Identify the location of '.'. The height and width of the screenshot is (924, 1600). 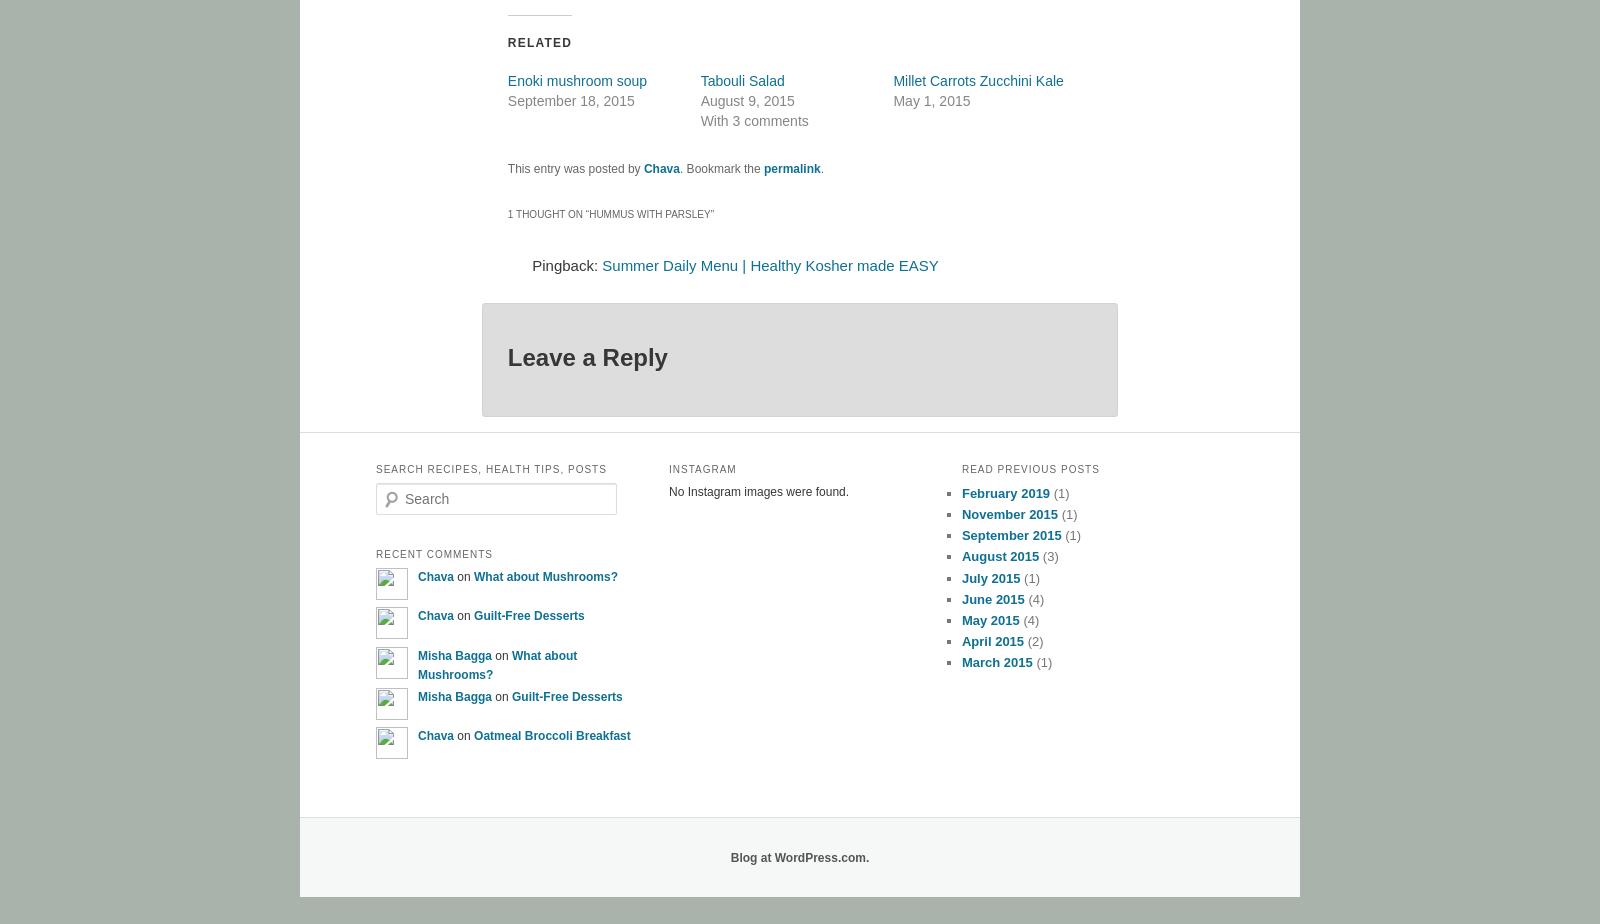
(820, 167).